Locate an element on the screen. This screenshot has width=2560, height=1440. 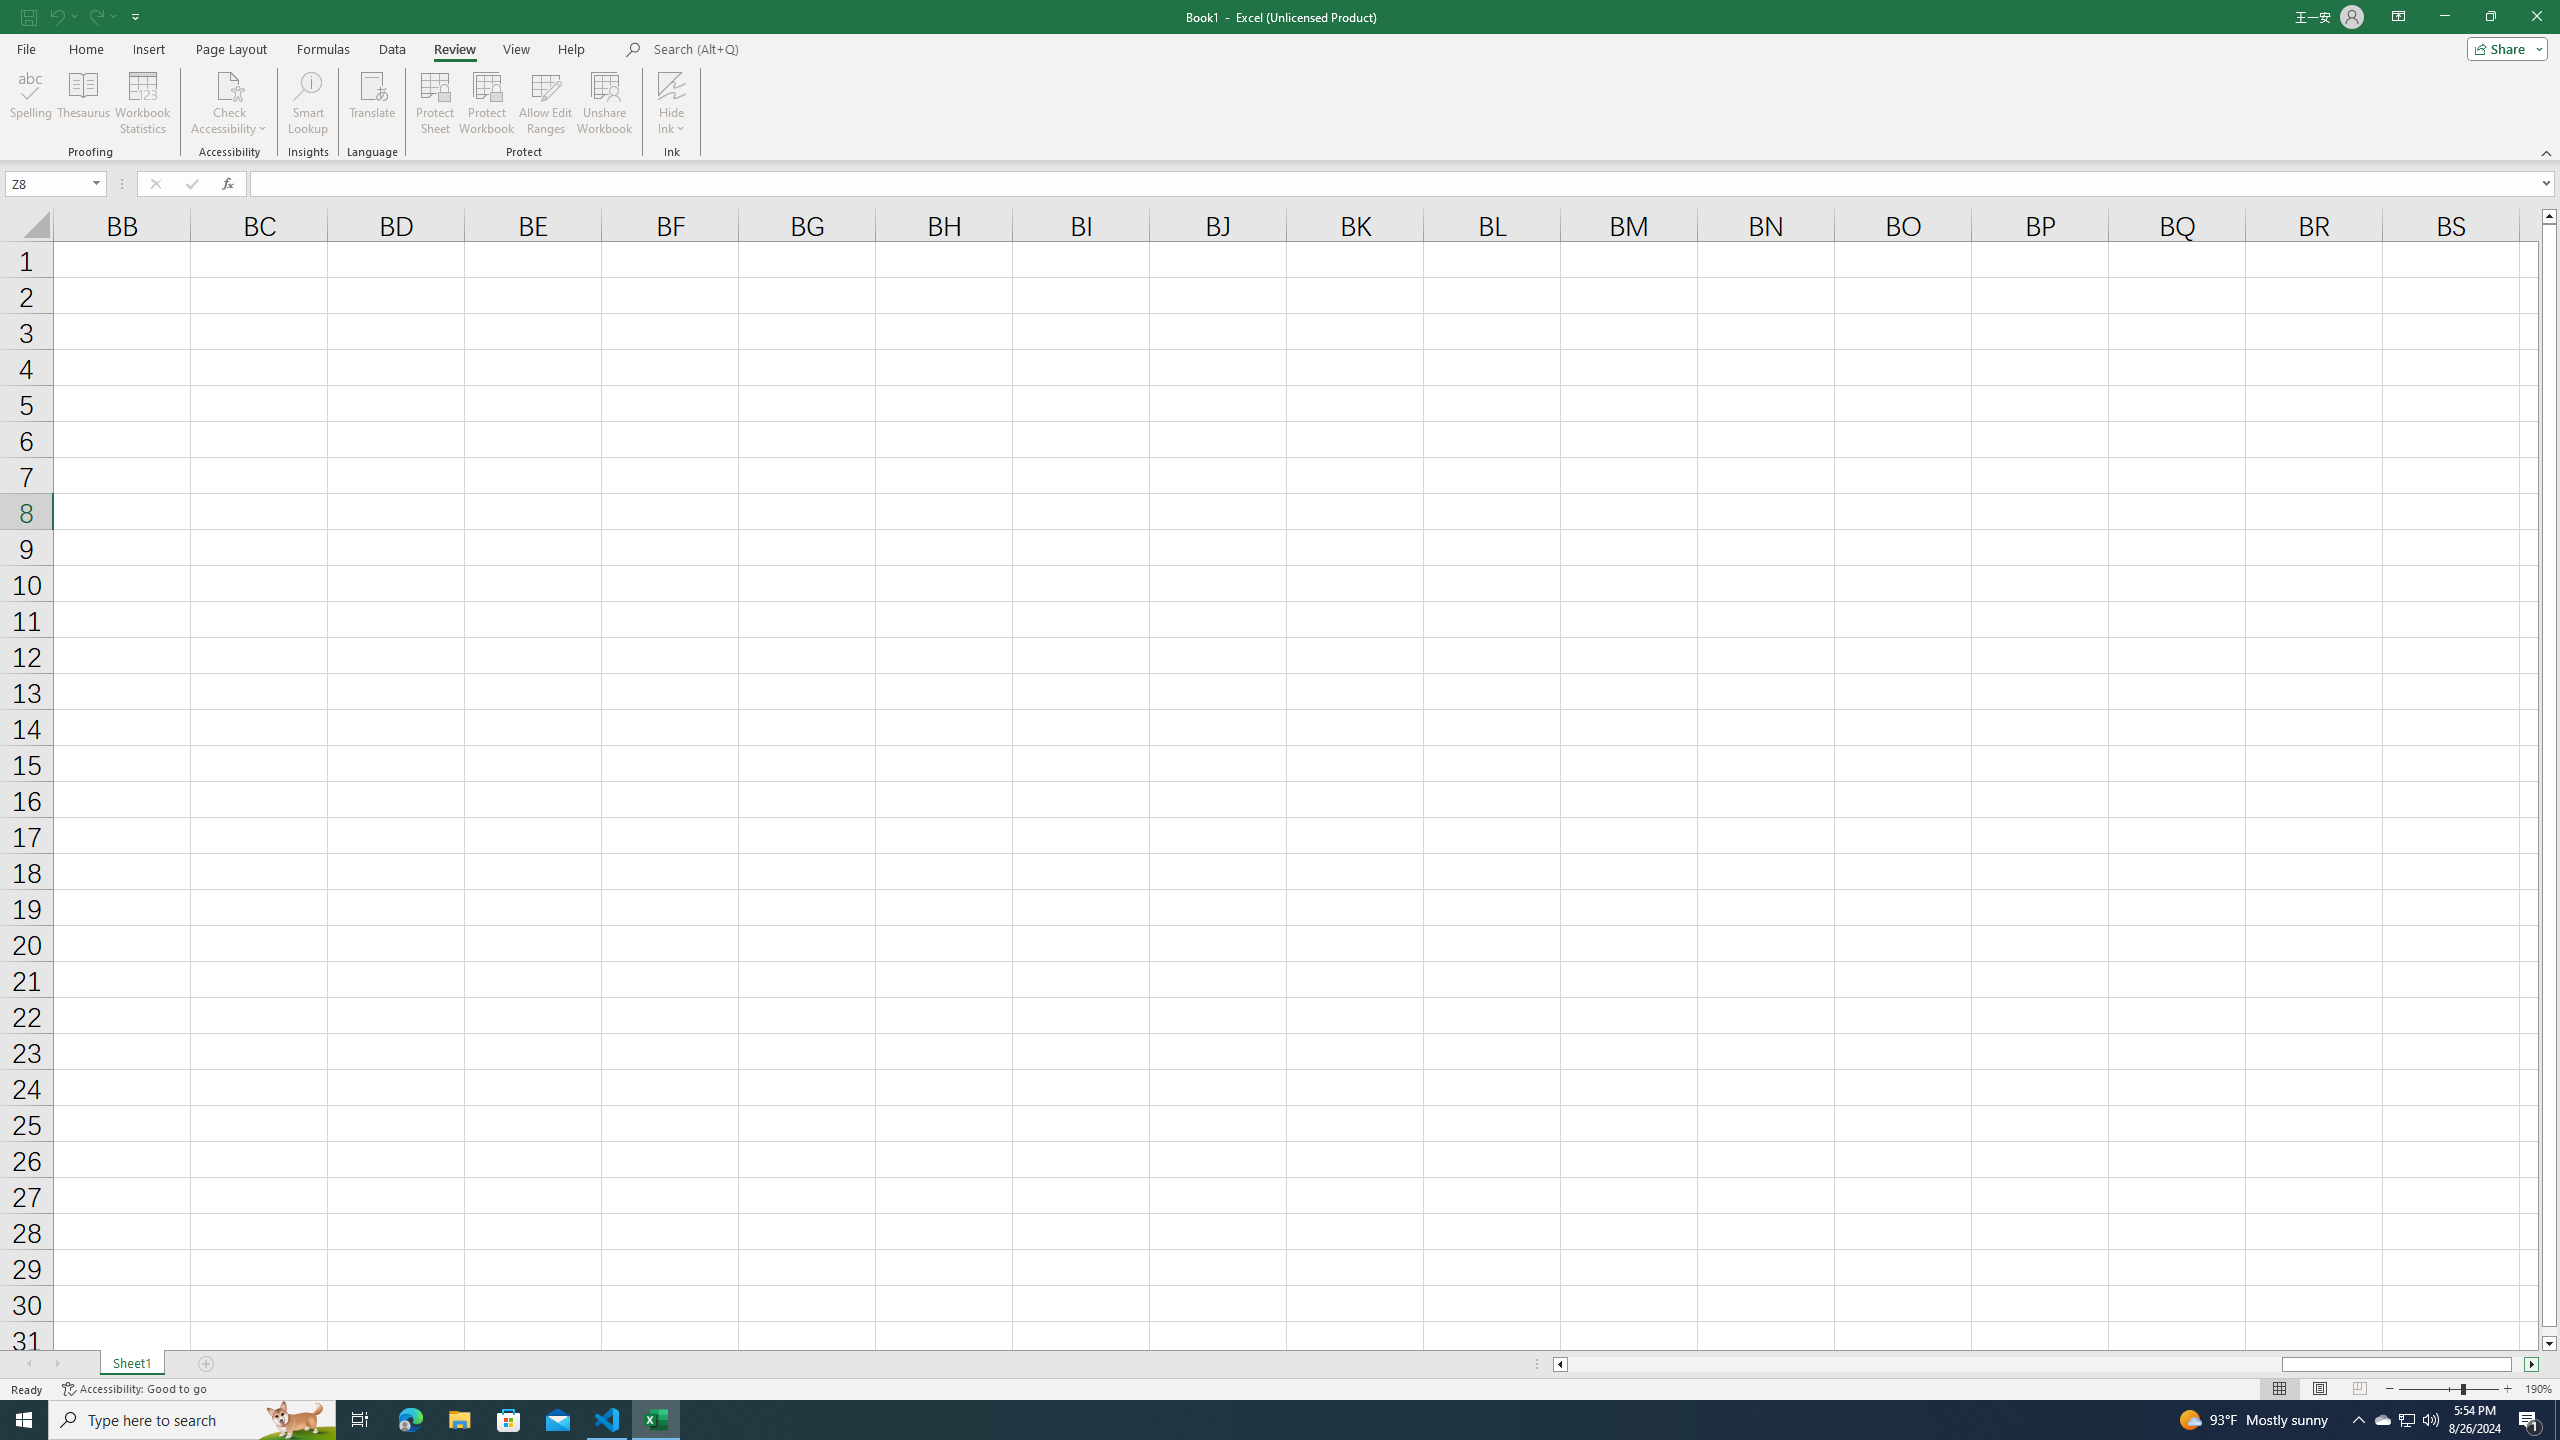
'Protect Workbook...' is located at coordinates (486, 103).